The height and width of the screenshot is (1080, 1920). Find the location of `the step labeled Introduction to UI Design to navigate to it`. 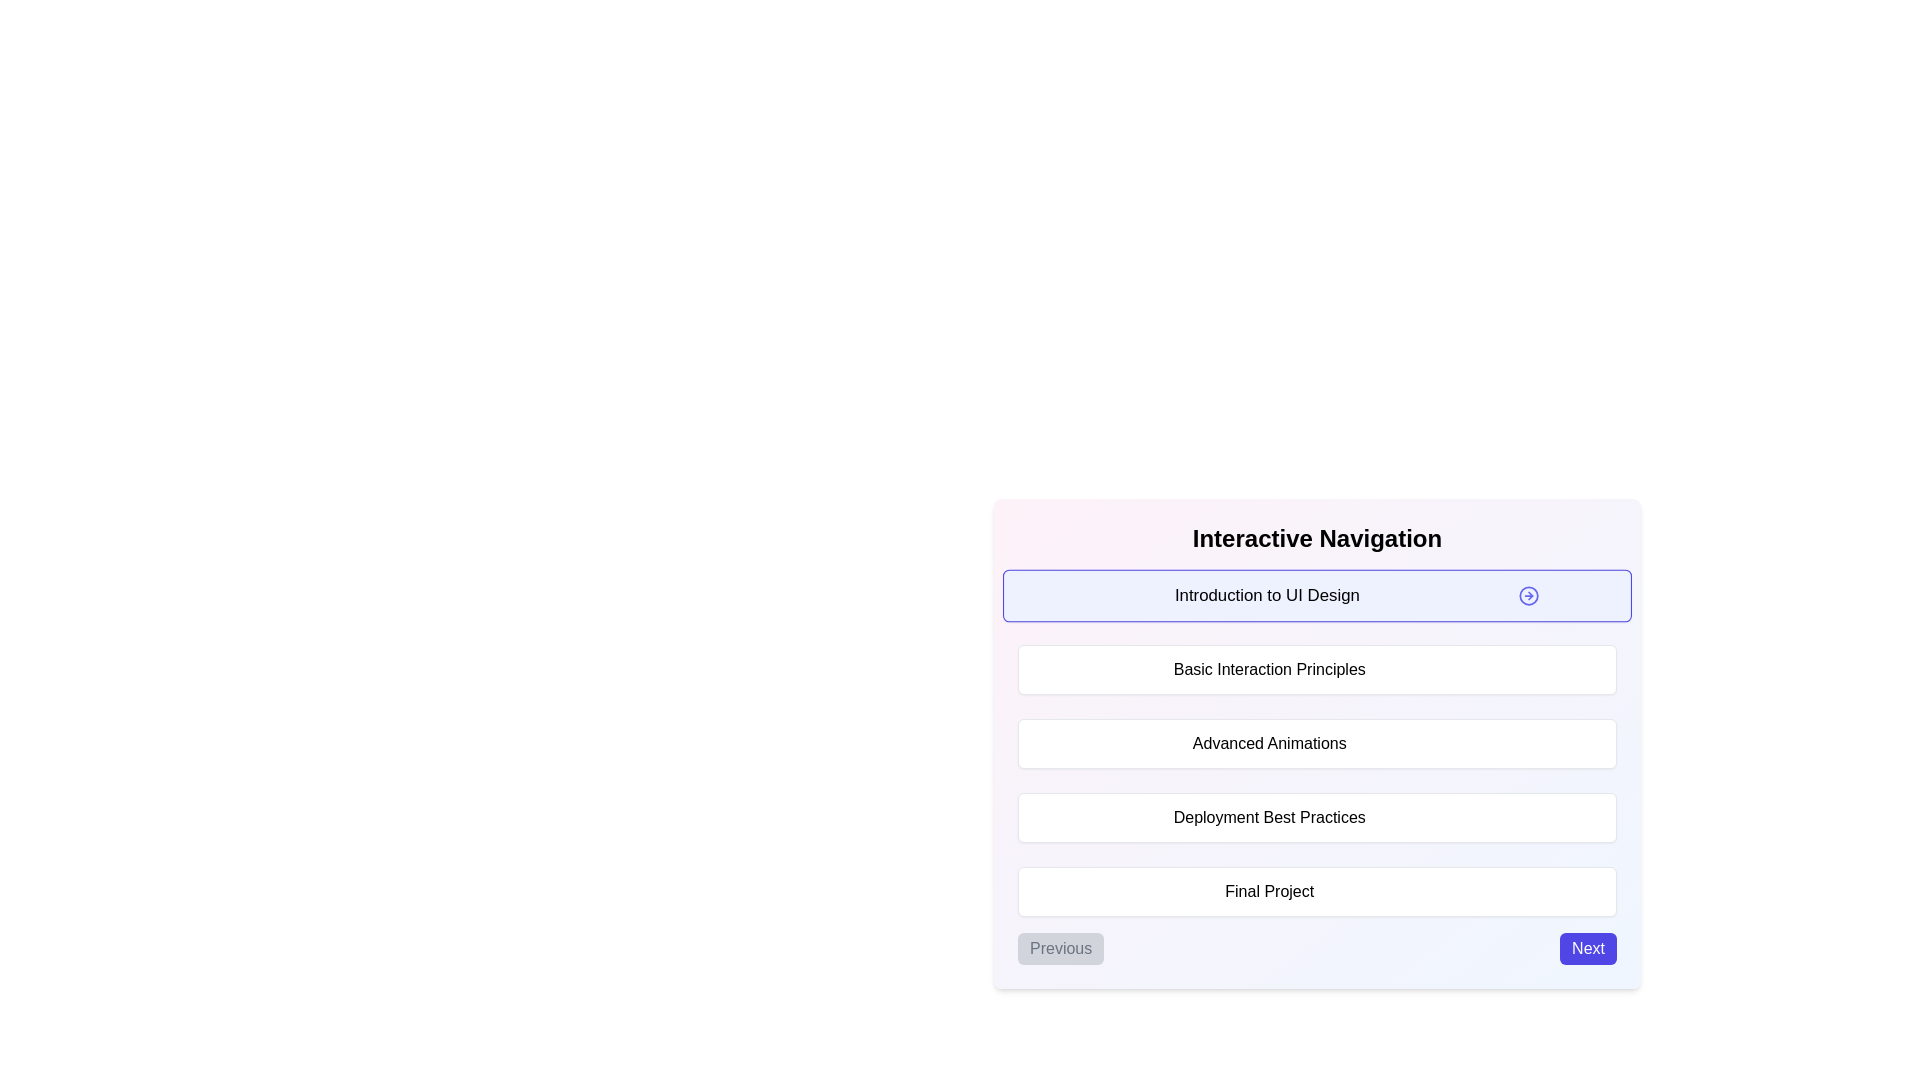

the step labeled Introduction to UI Design to navigate to it is located at coordinates (1317, 595).